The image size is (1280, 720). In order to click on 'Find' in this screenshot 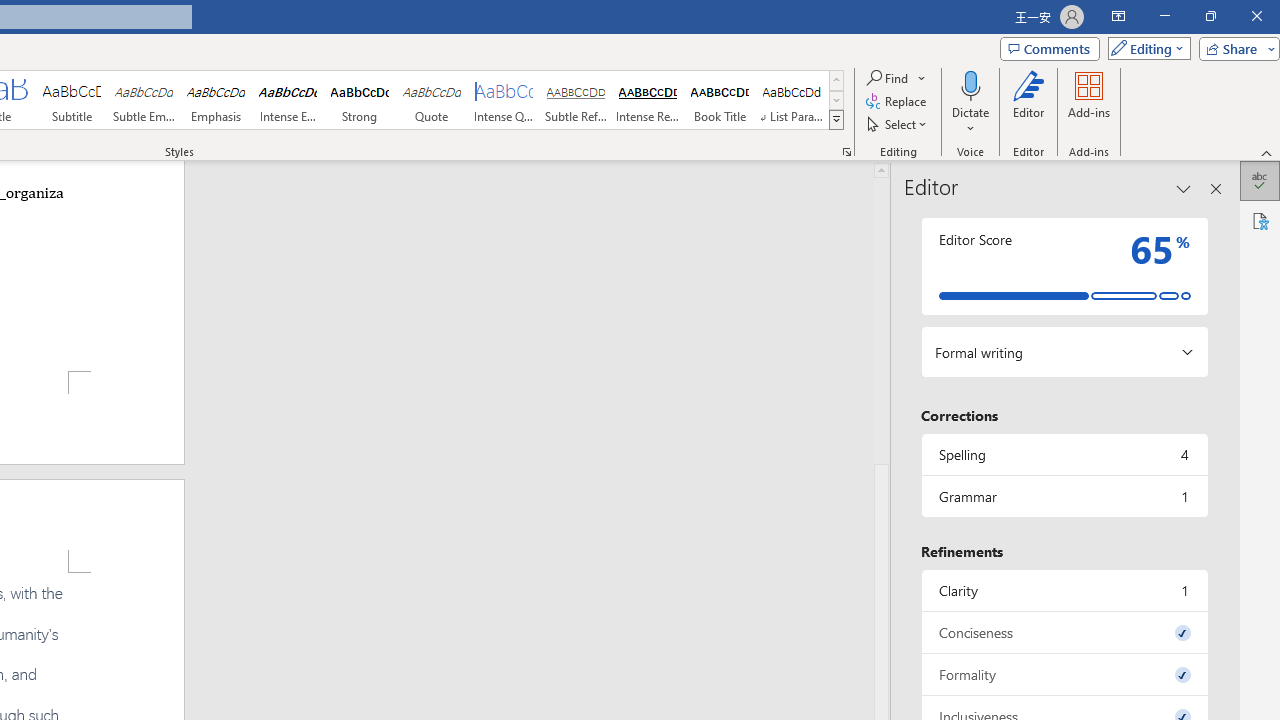, I will do `click(895, 77)`.